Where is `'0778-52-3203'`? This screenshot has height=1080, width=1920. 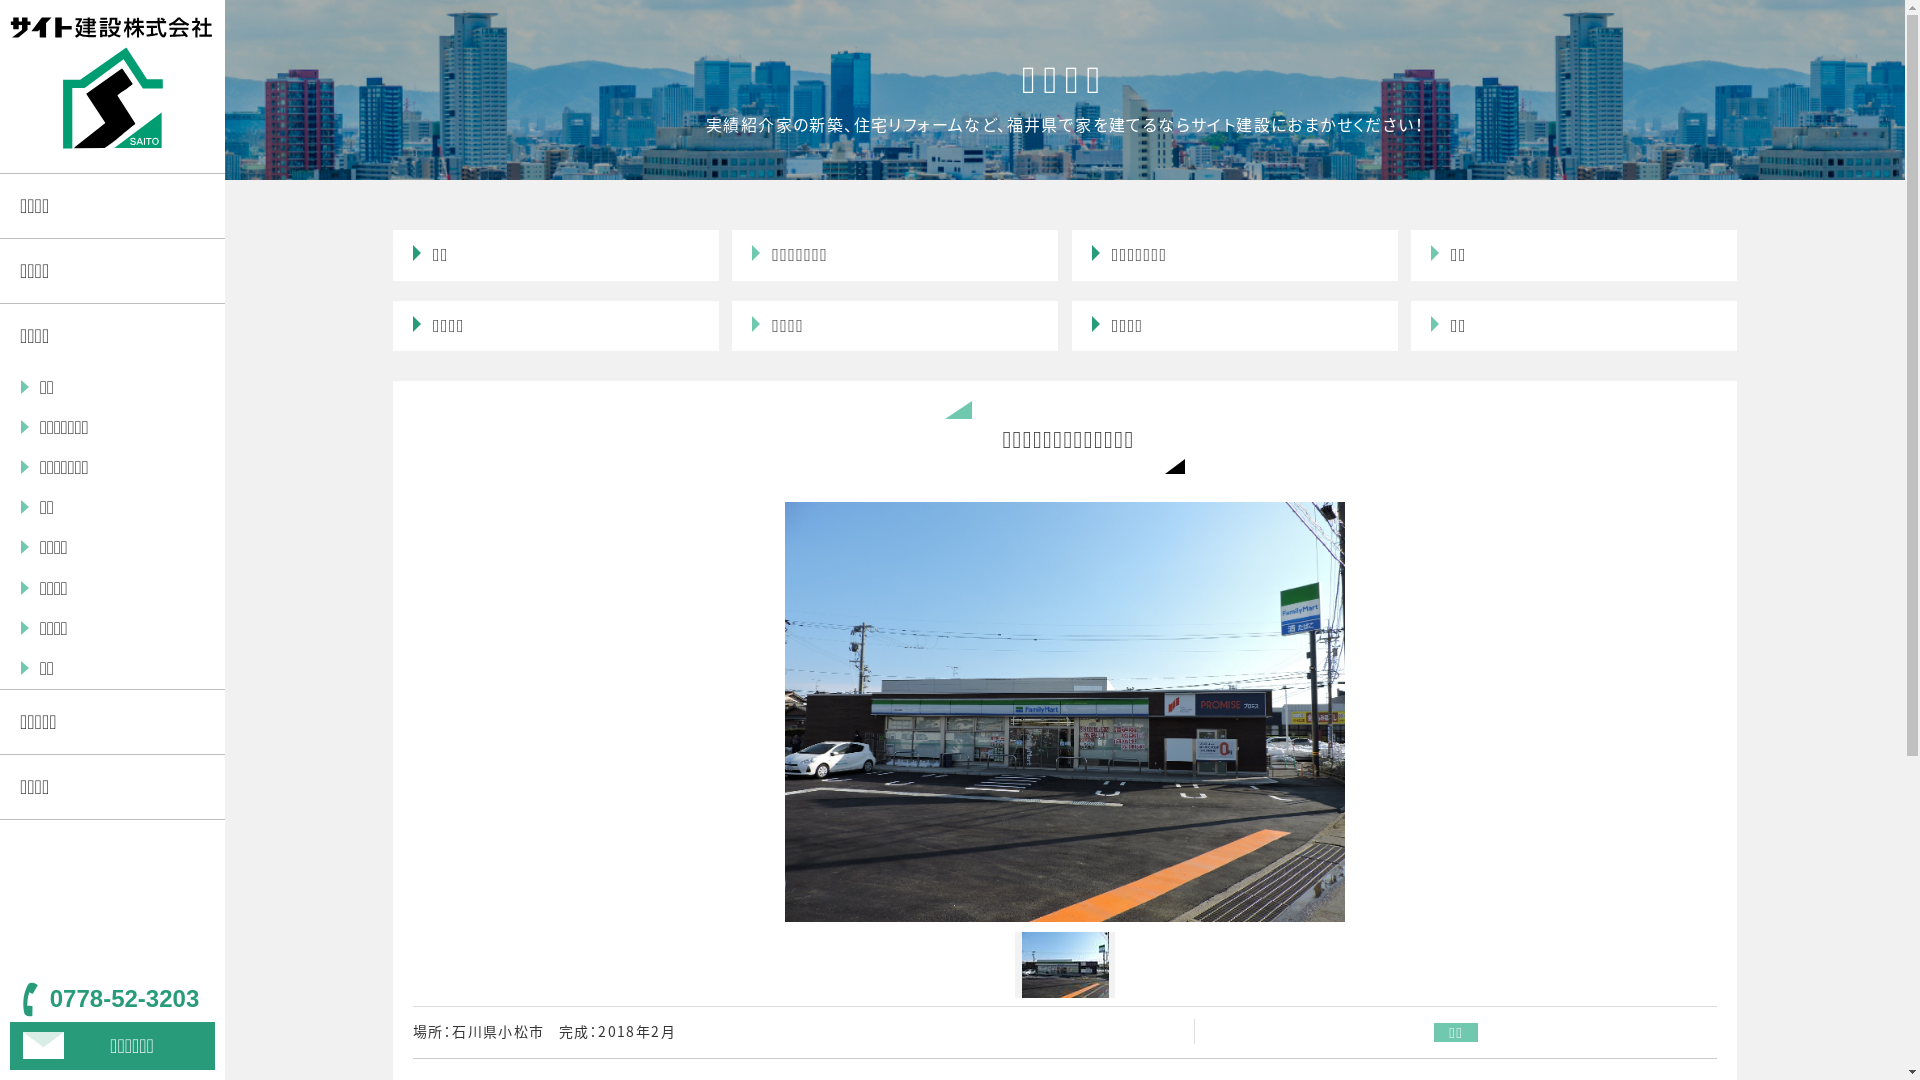
'0778-52-3203' is located at coordinates (111, 999).